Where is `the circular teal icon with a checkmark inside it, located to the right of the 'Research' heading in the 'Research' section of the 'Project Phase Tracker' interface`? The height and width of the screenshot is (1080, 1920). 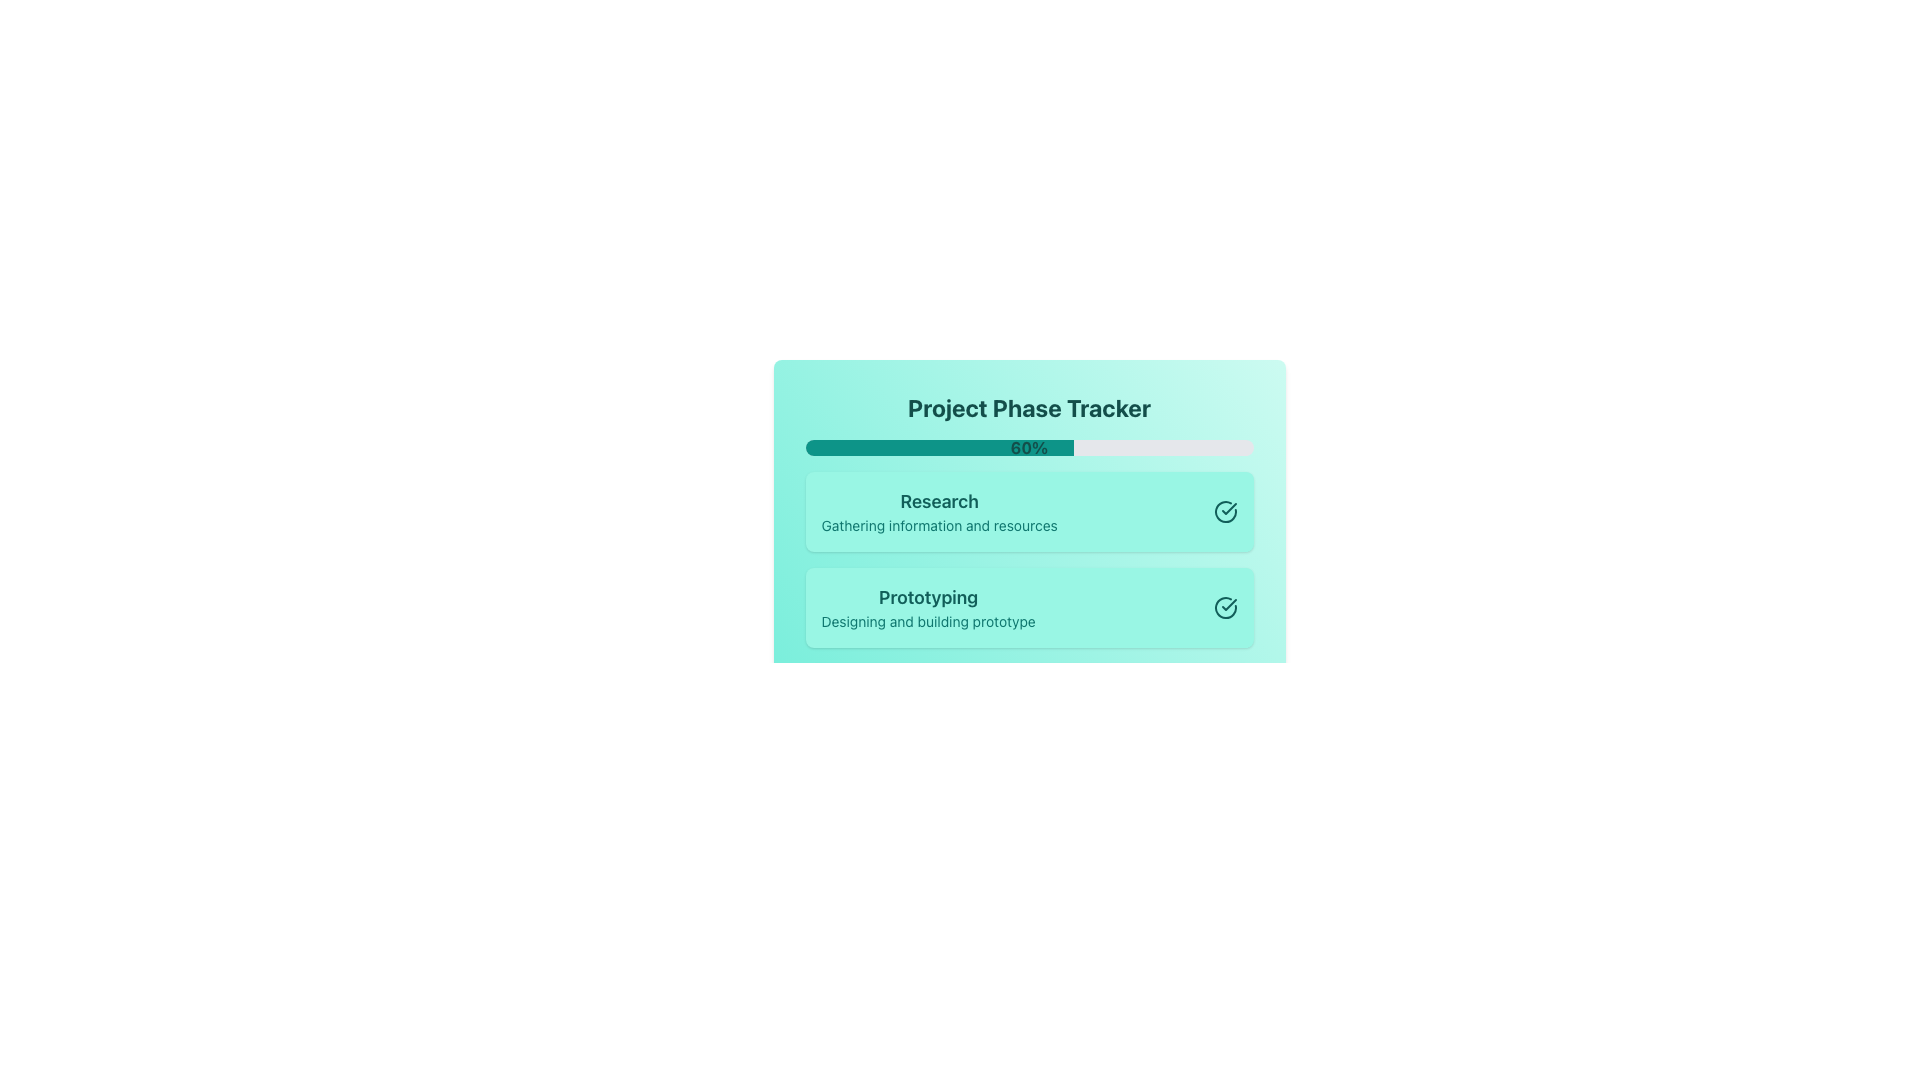
the circular teal icon with a checkmark inside it, located to the right of the 'Research' heading in the 'Research' section of the 'Project Phase Tracker' interface is located at coordinates (1224, 511).